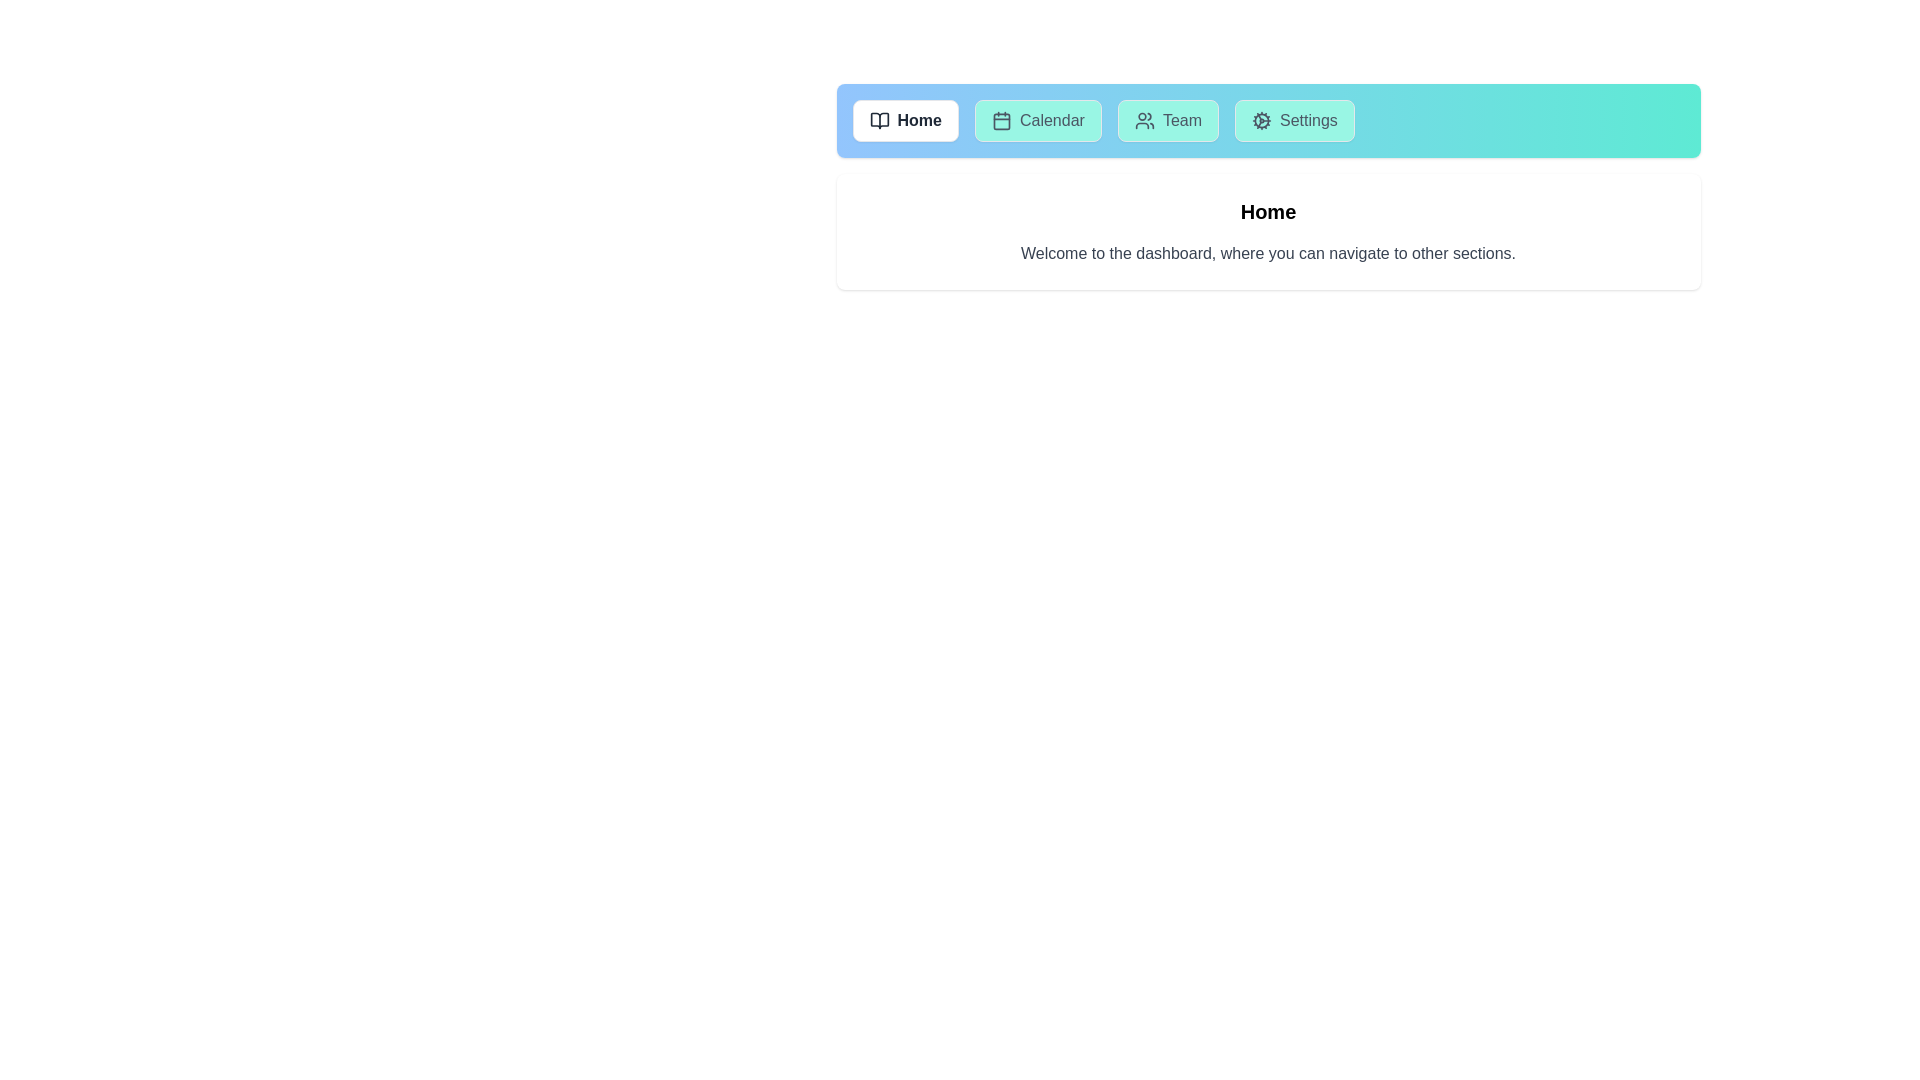 This screenshot has width=1920, height=1080. Describe the element at coordinates (1294, 120) in the screenshot. I see `the tab labeled Settings to observe its hover effect` at that location.